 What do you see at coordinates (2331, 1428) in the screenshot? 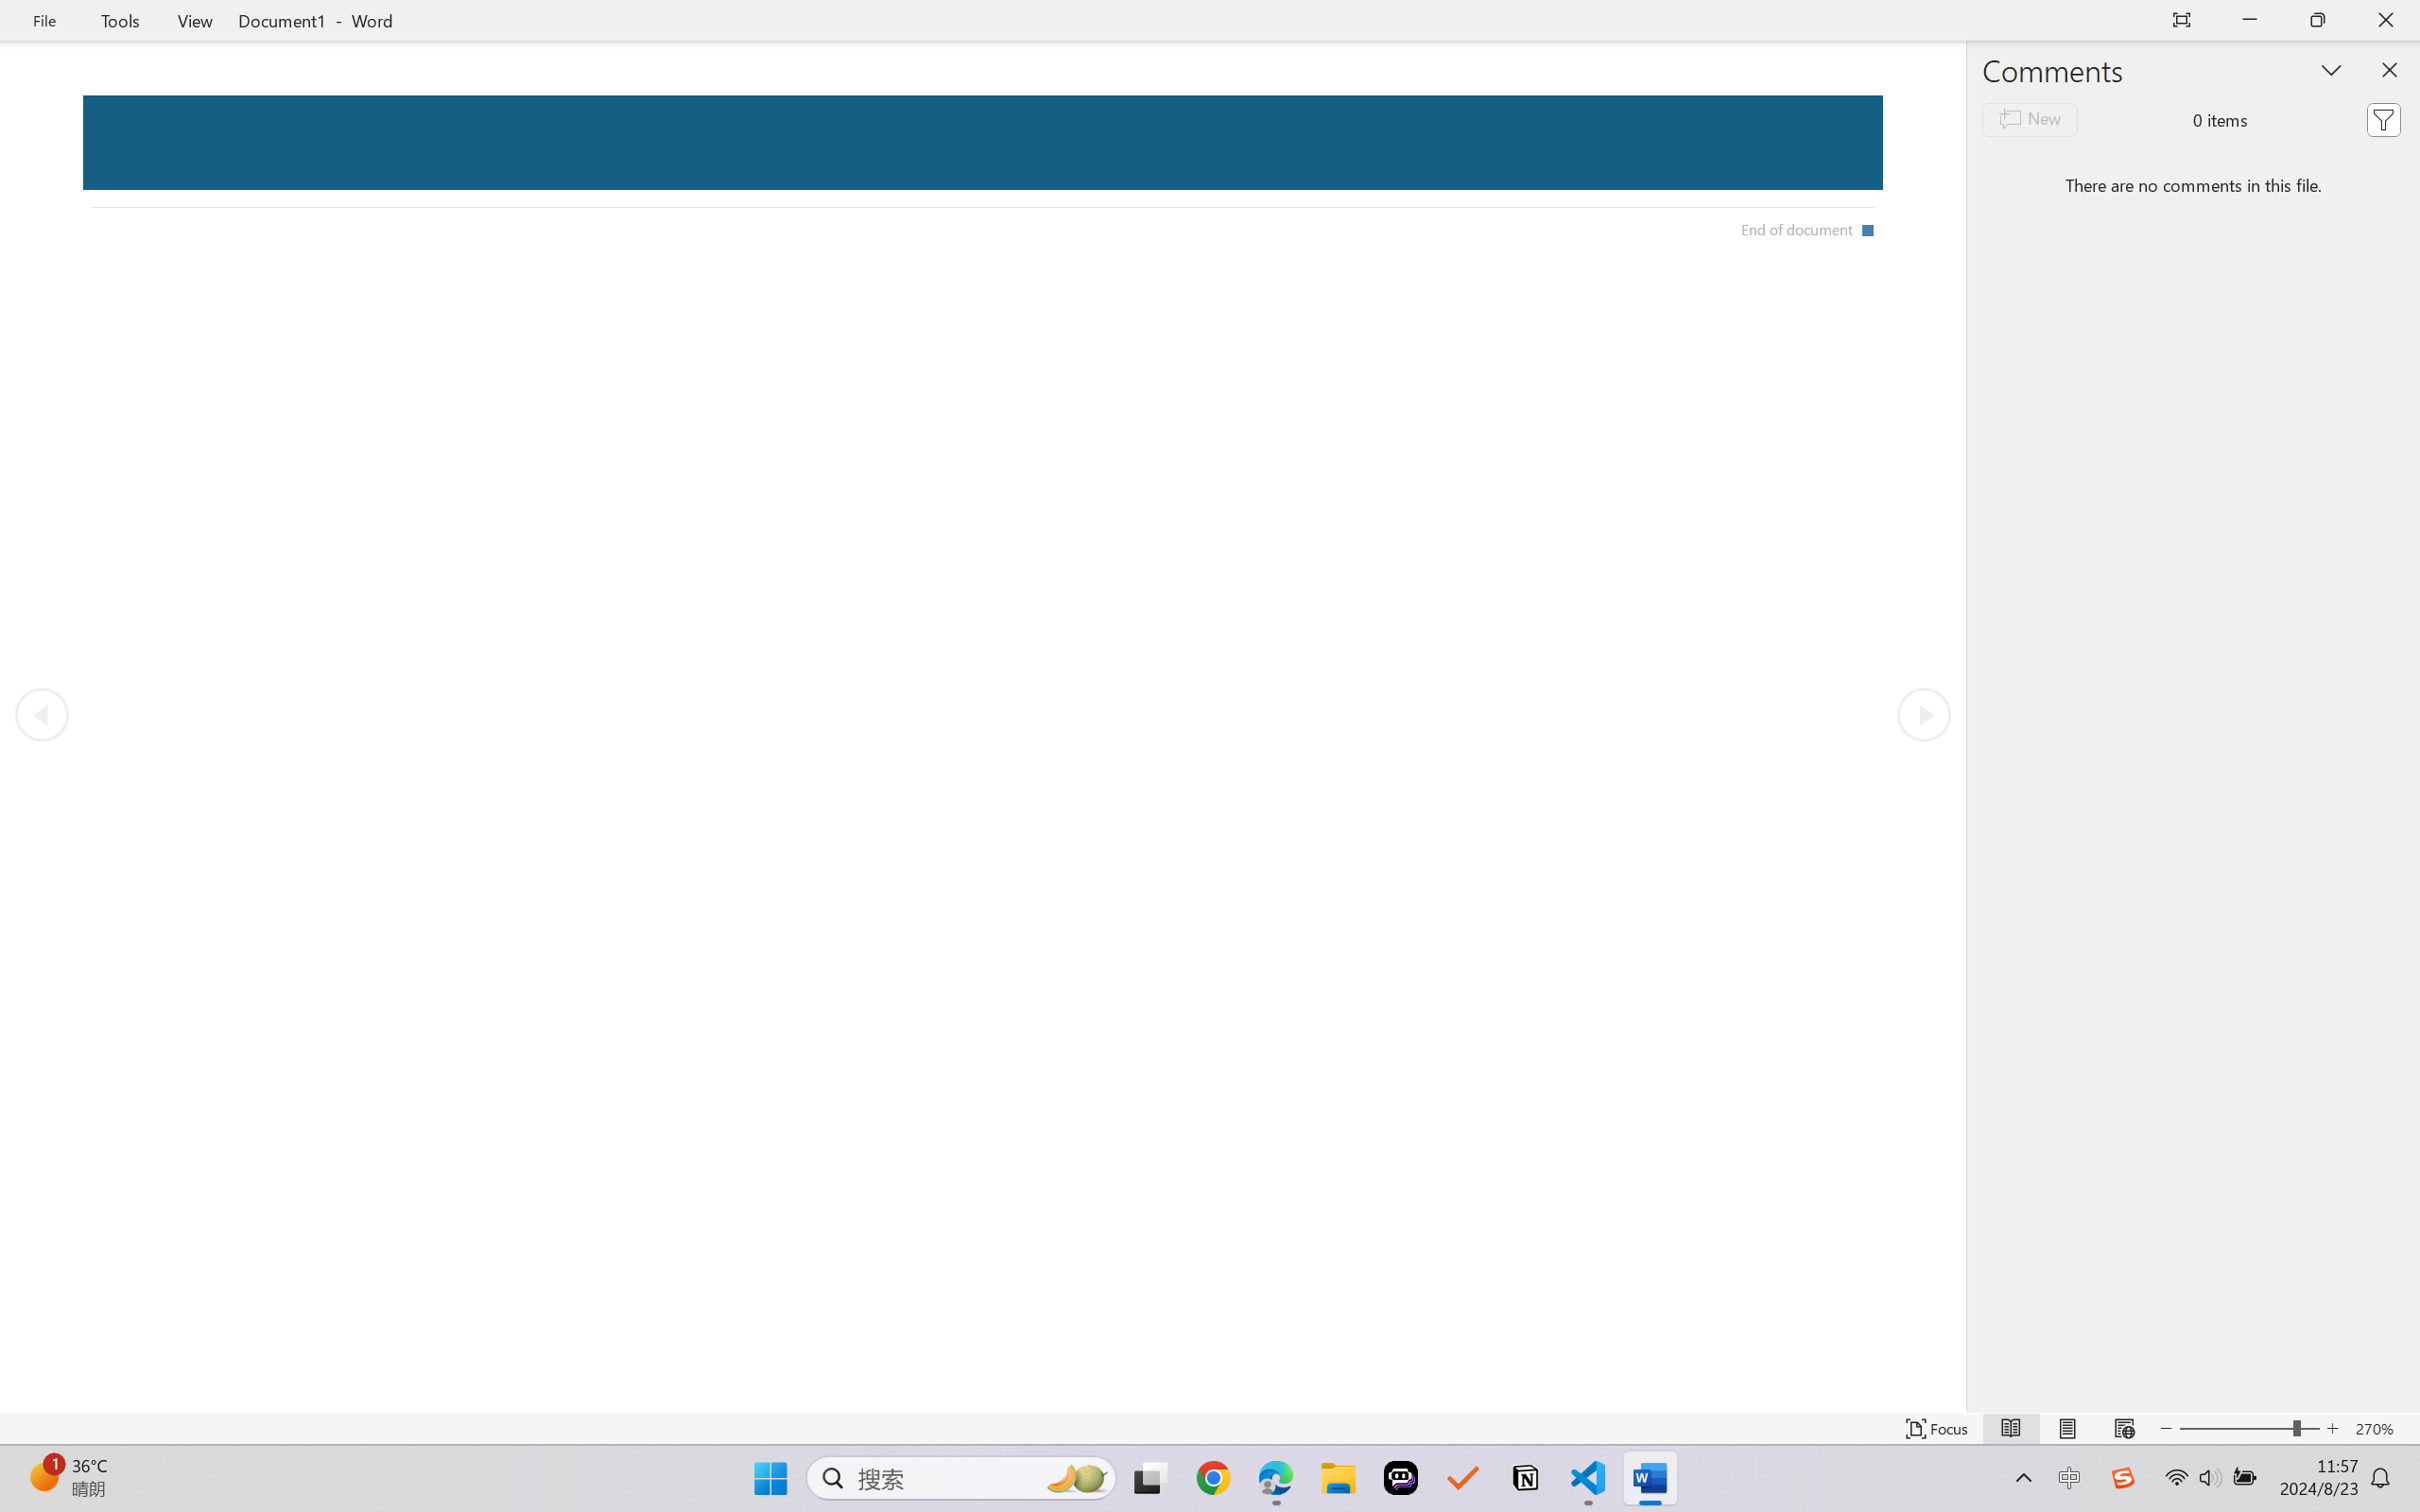
I see `'Increase Text Size'` at bounding box center [2331, 1428].